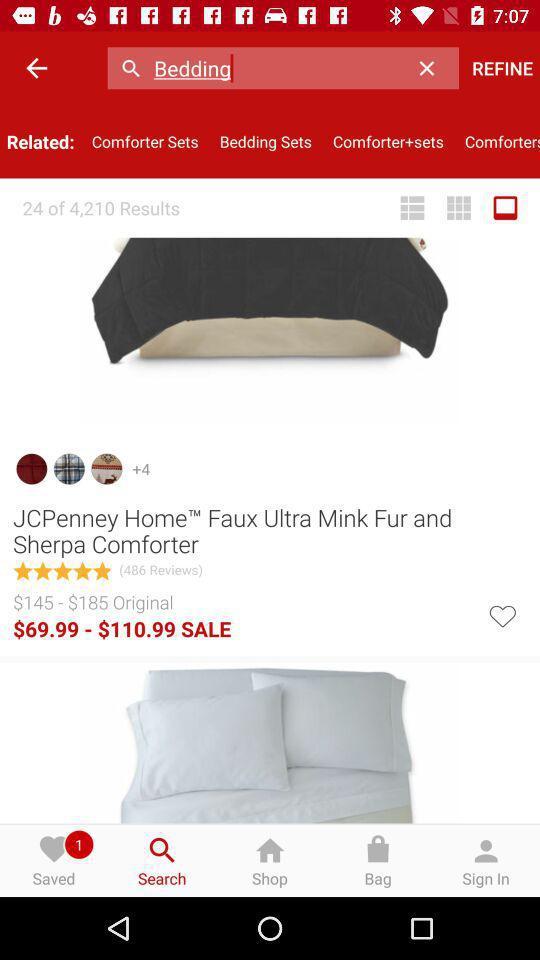 This screenshot has width=540, height=960. What do you see at coordinates (265, 140) in the screenshot?
I see `bedding sets item` at bounding box center [265, 140].